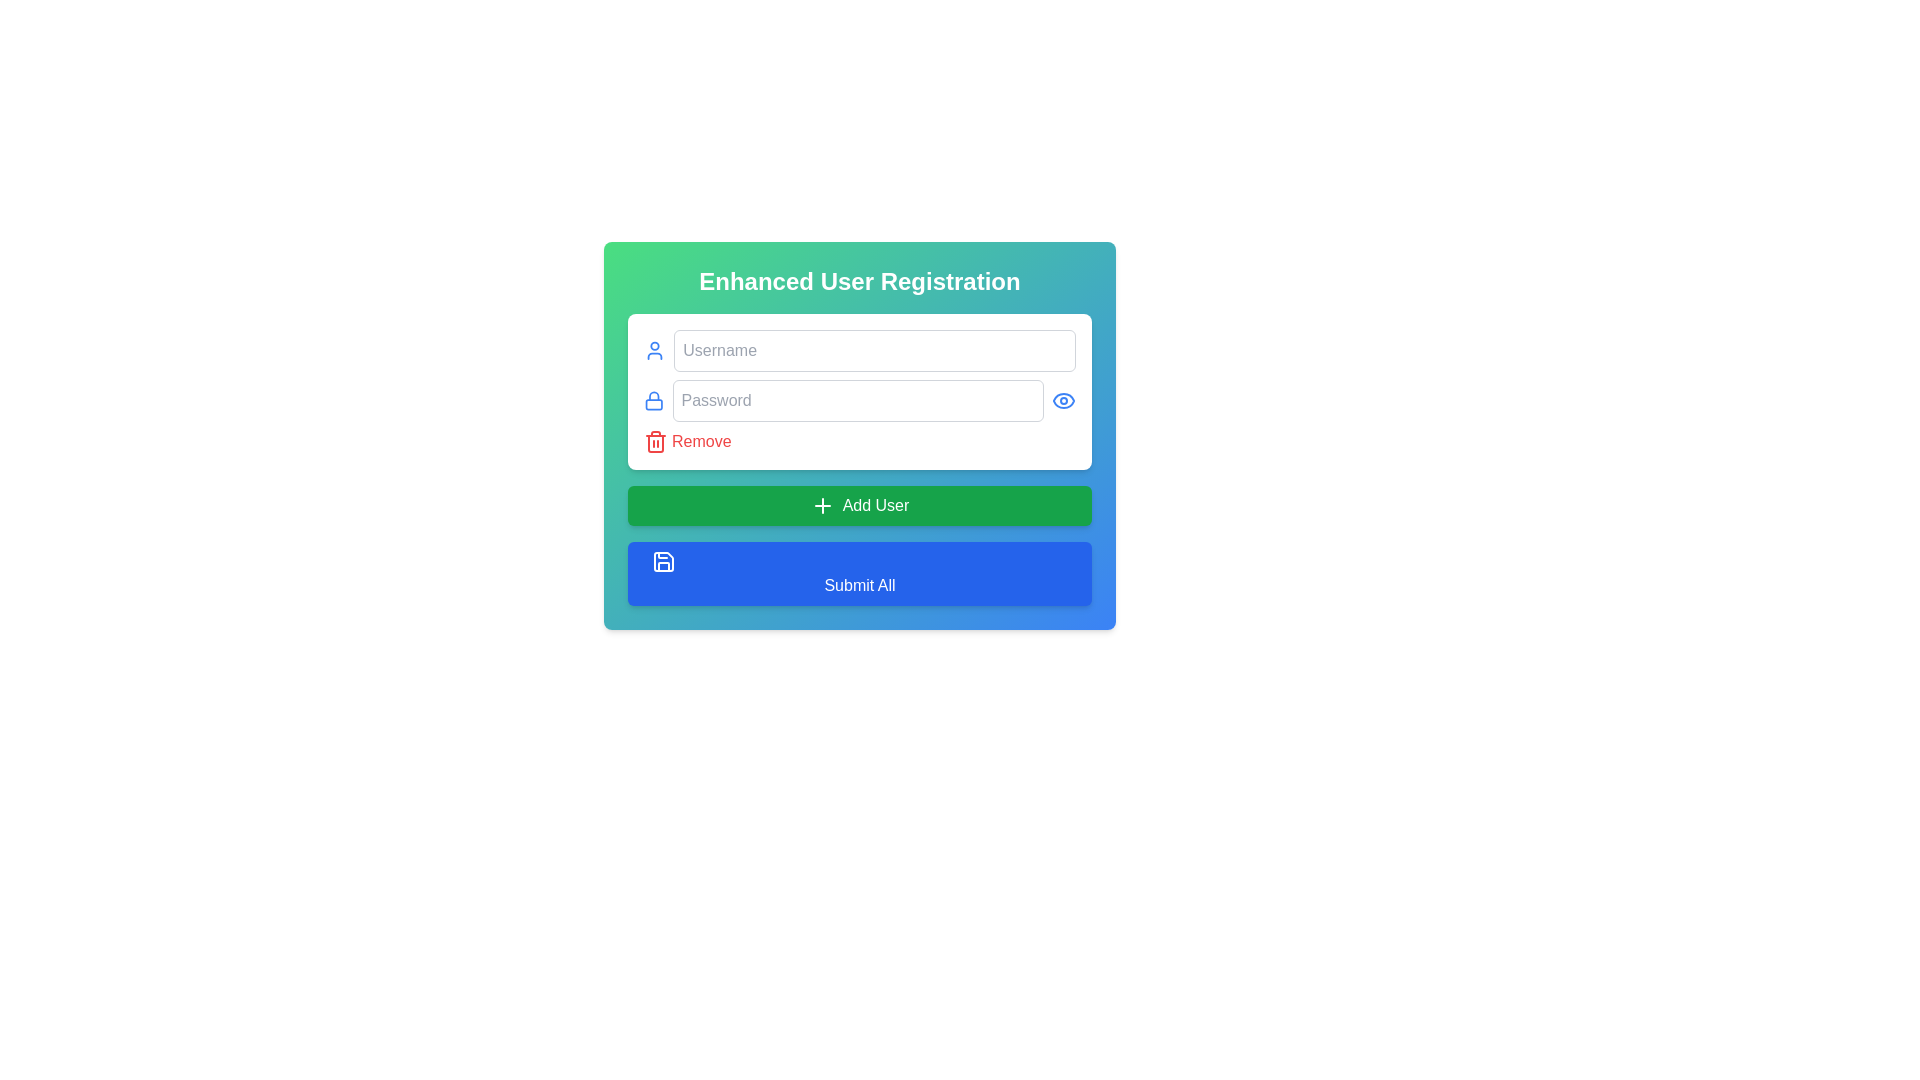 Image resolution: width=1920 pixels, height=1080 pixels. What do you see at coordinates (875, 504) in the screenshot?
I see `the 'Add User' text label within the green button component, which is styled with a white font color and located just below the password input field` at bounding box center [875, 504].